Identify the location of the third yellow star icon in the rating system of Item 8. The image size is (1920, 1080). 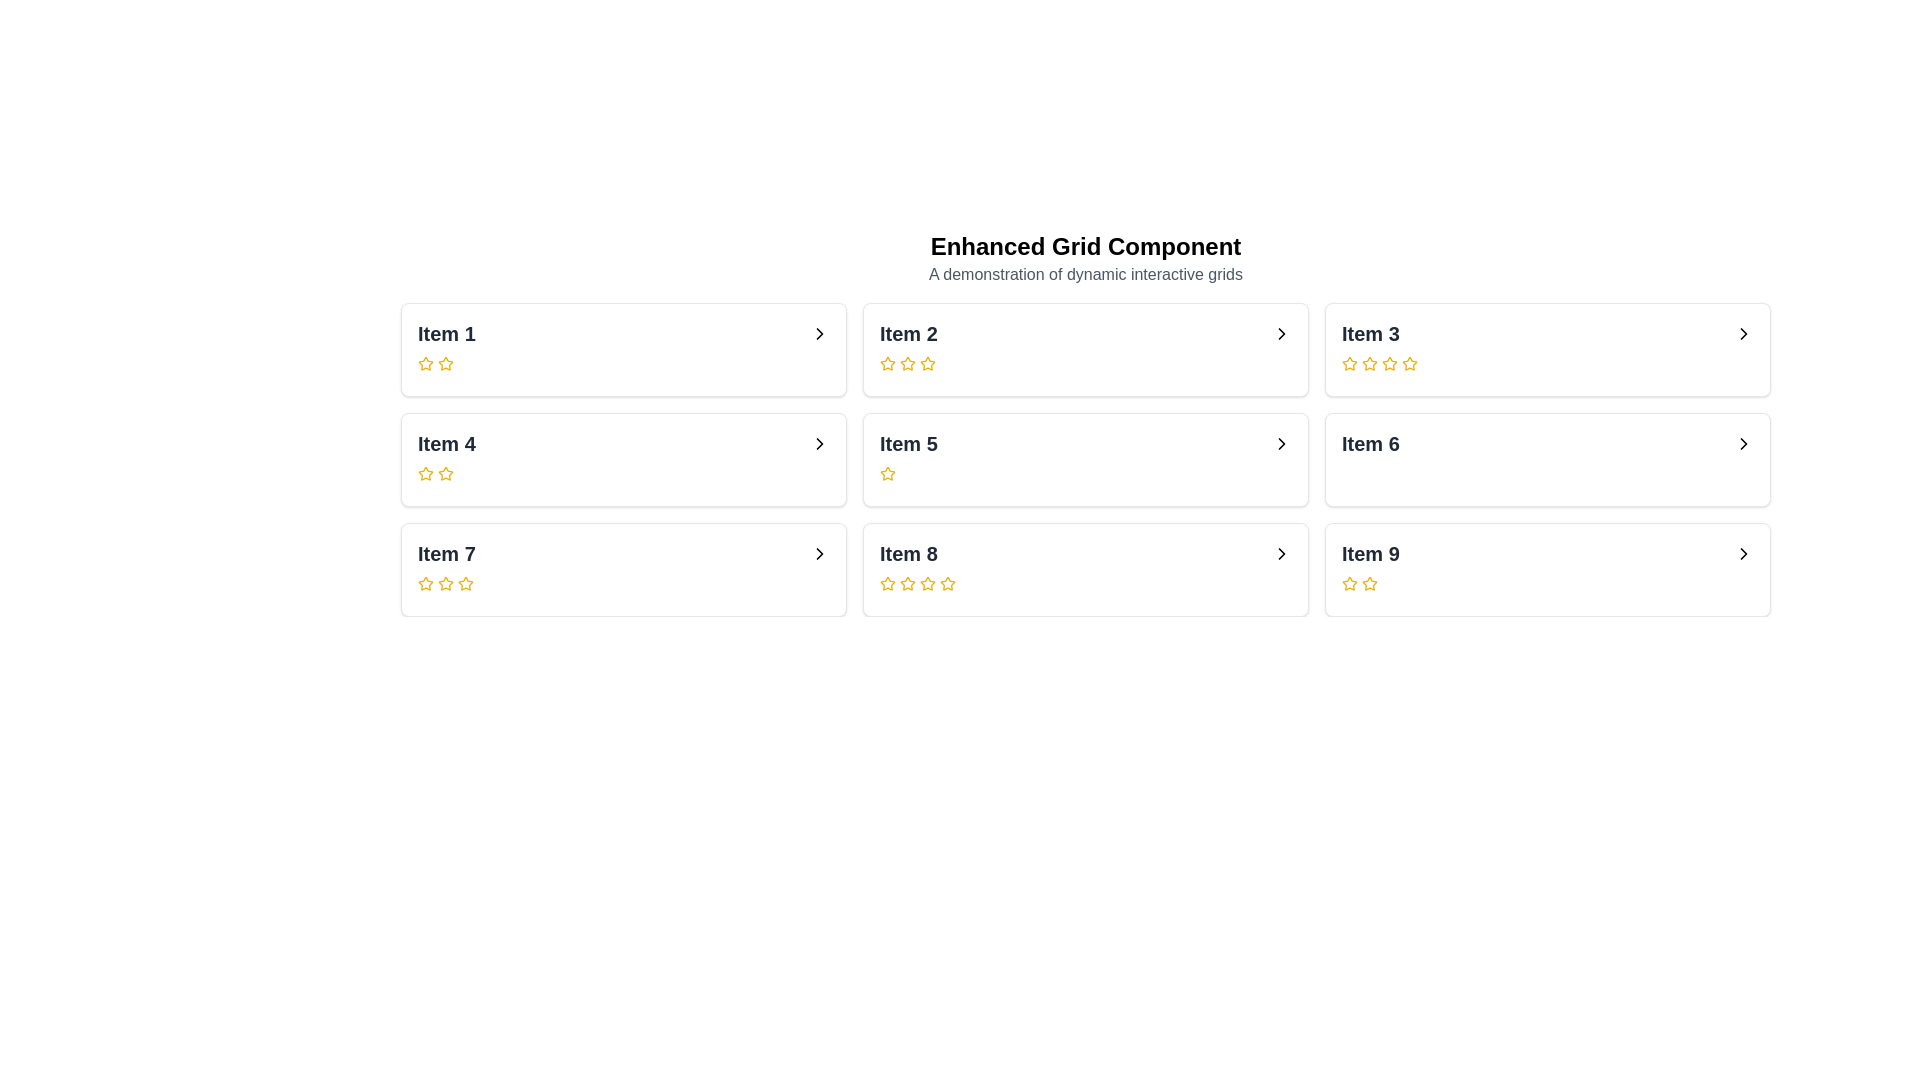
(947, 583).